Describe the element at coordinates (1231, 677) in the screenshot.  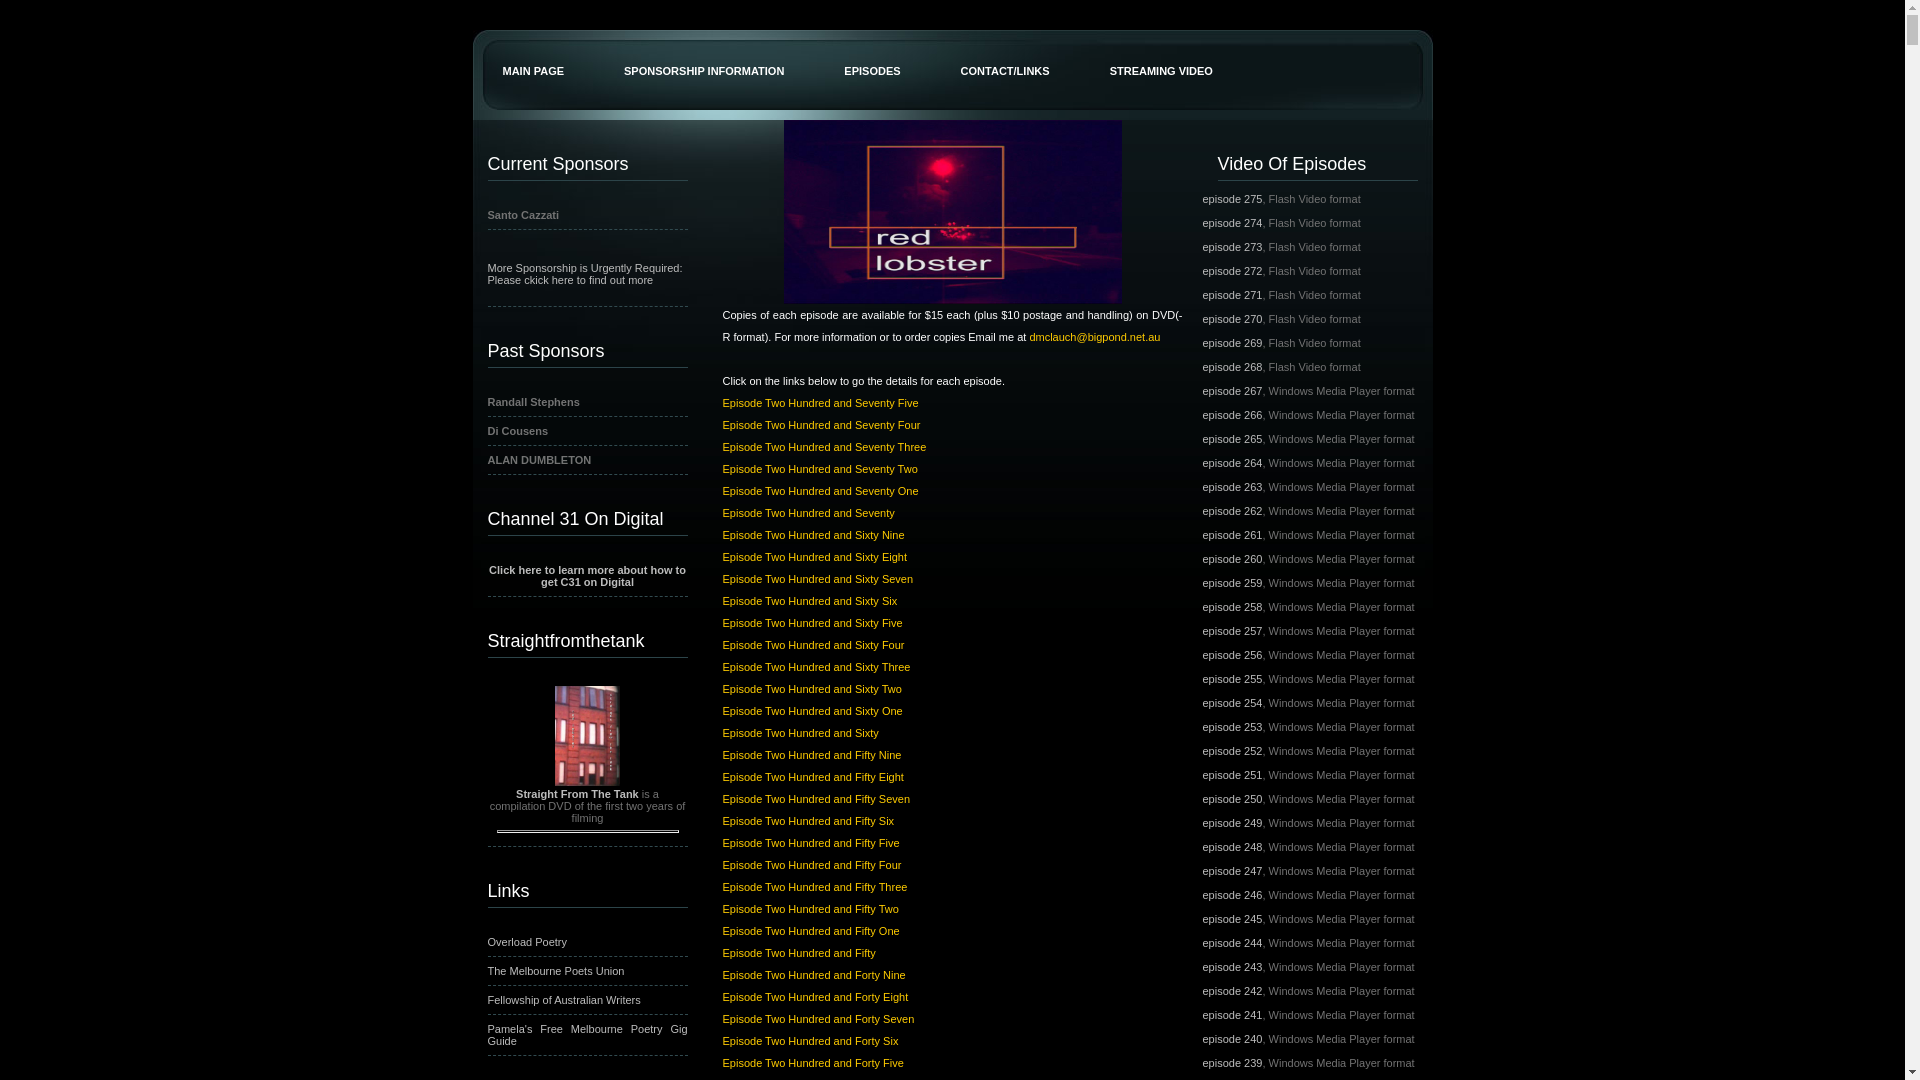
I see `'episode 255'` at that location.